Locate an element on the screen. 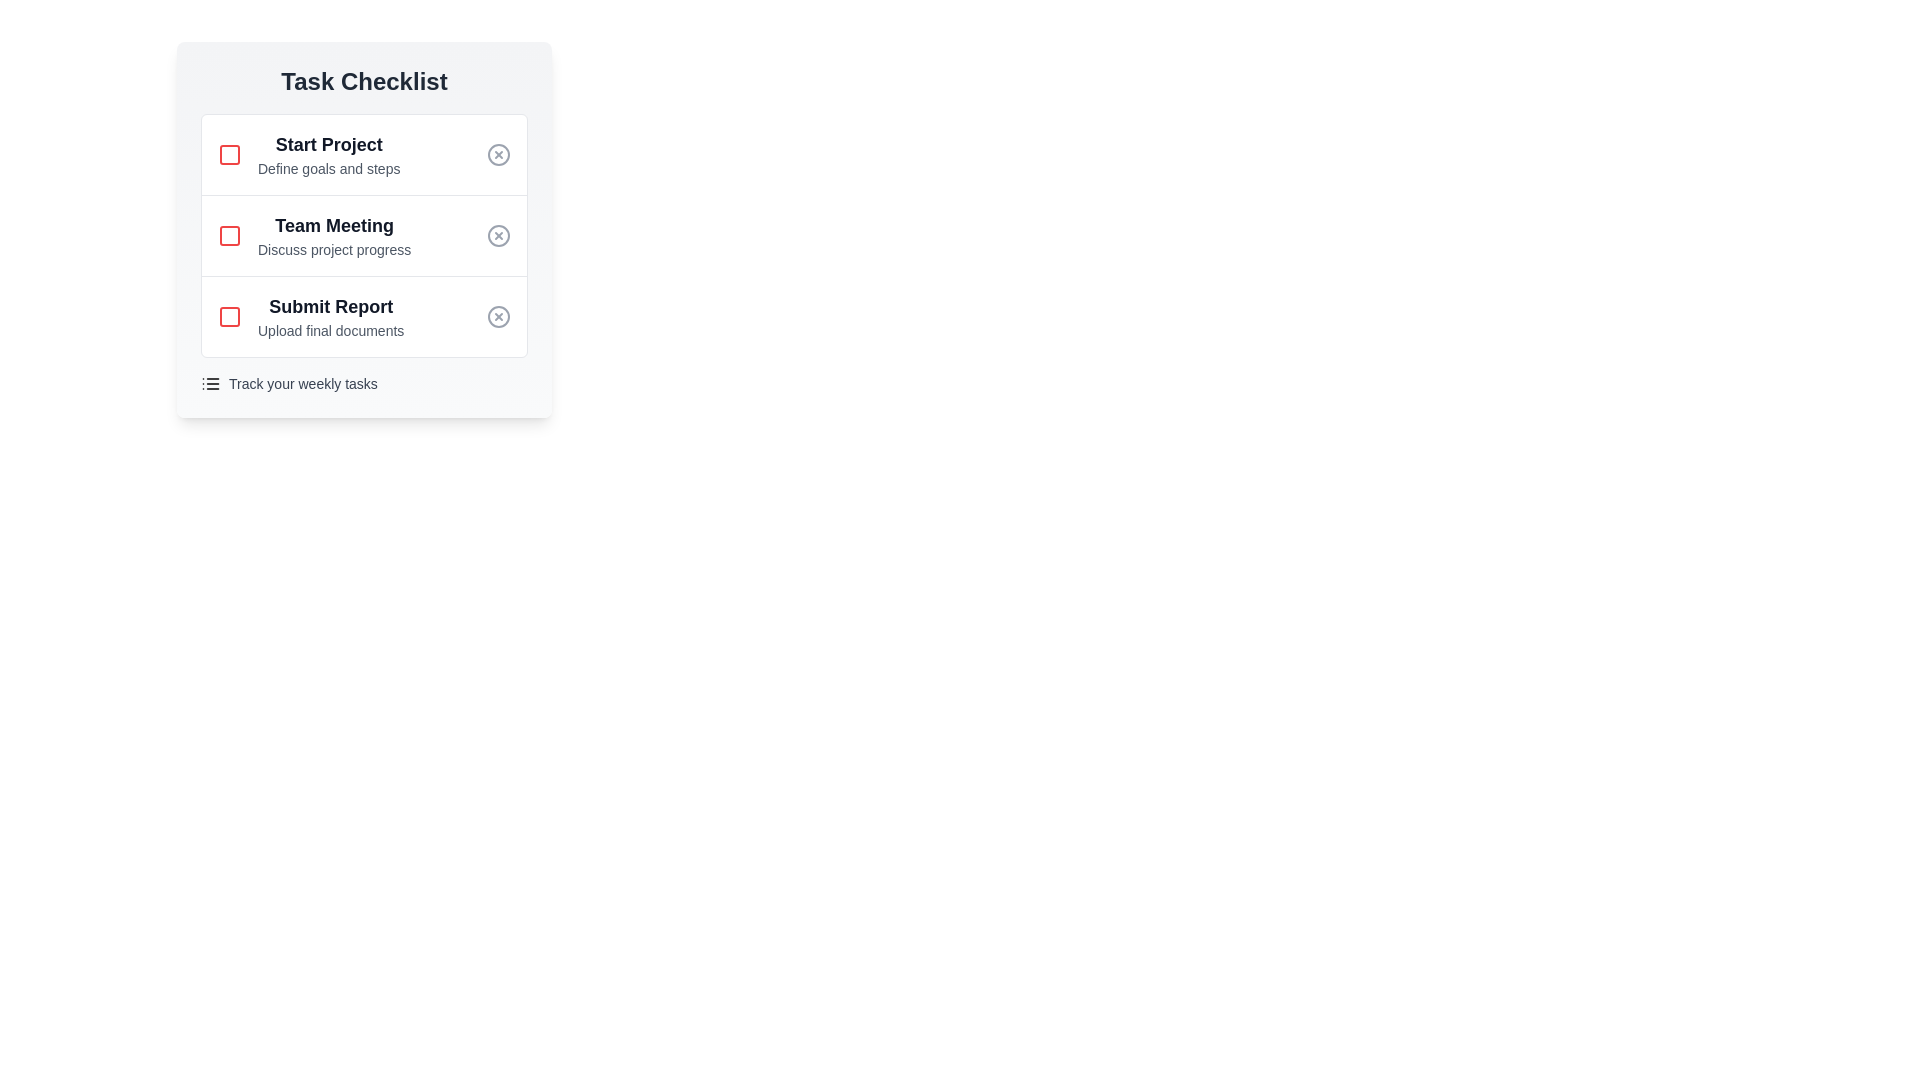 This screenshot has height=1080, width=1920. the footer text 'Track your weekly tasks' to interact with the footer information element is located at coordinates (301, 384).